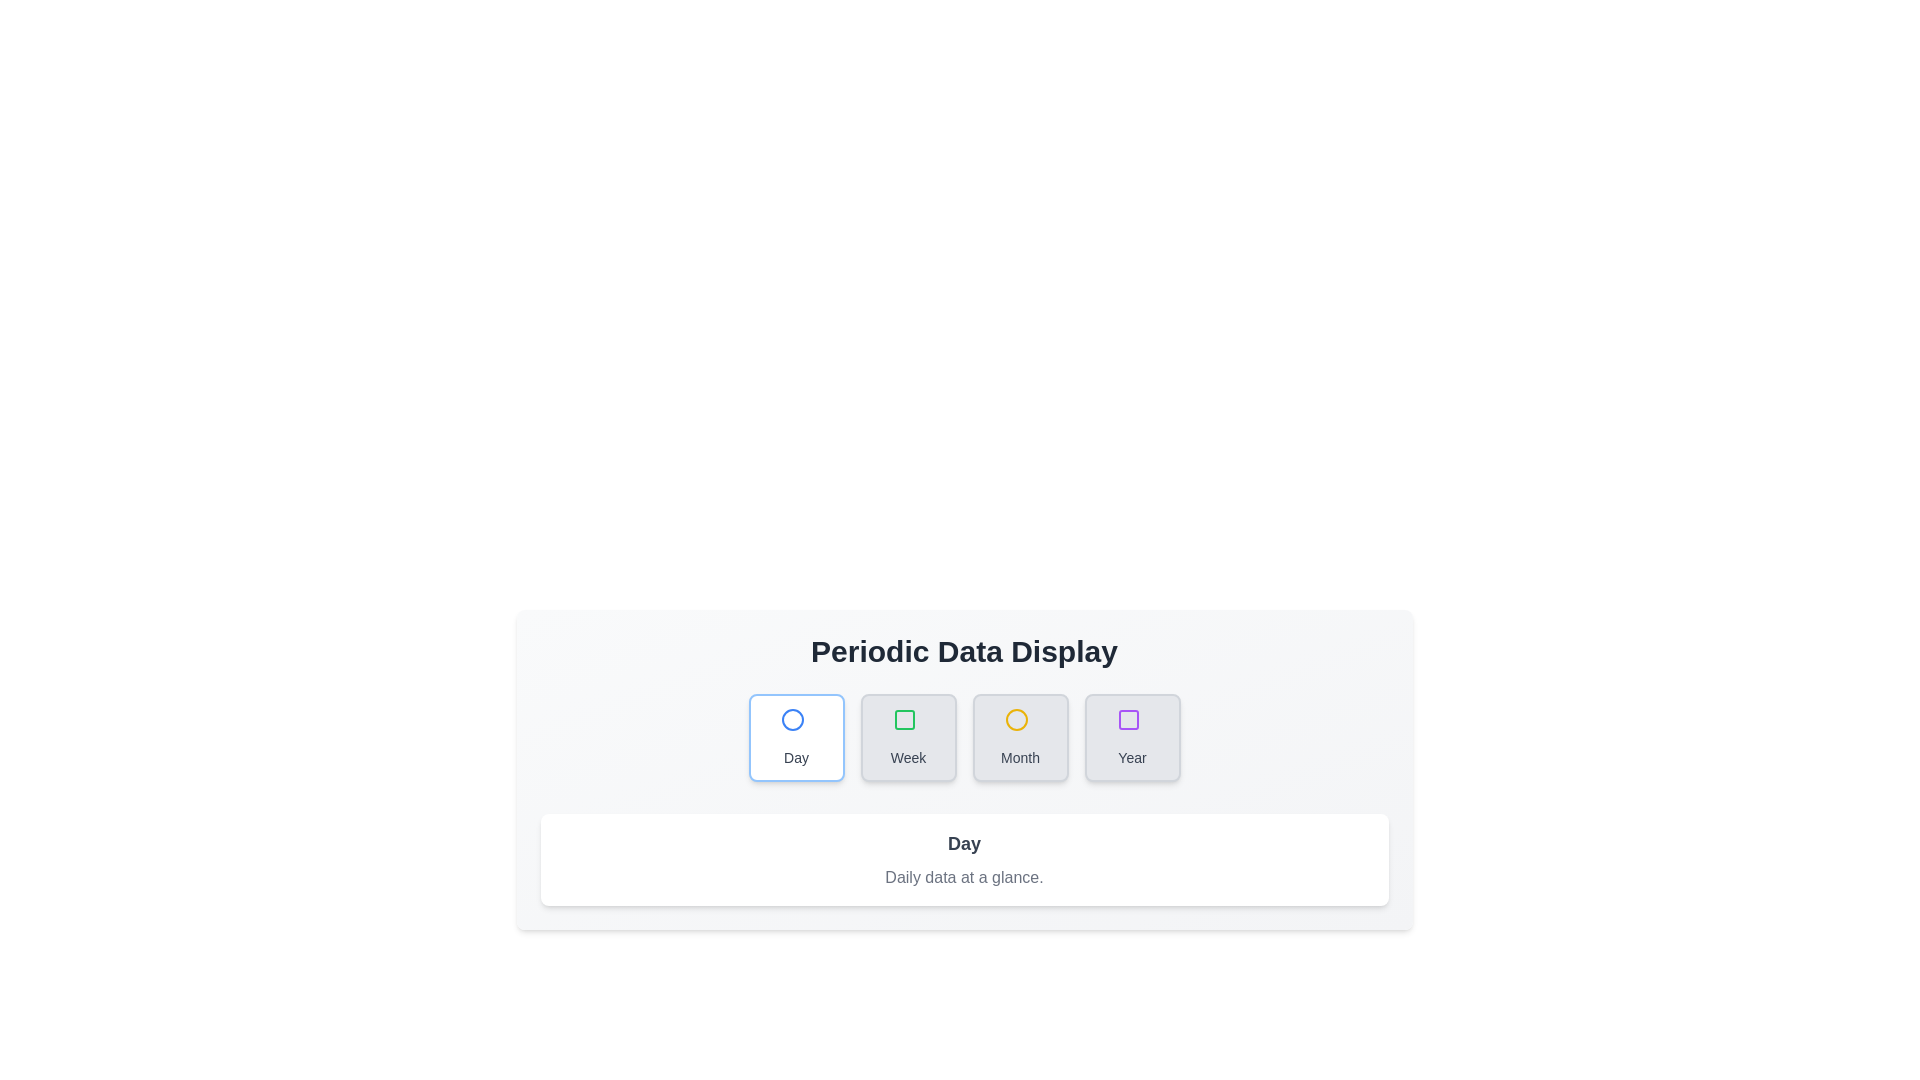 The image size is (1920, 1080). Describe the element at coordinates (907, 737) in the screenshot. I see `the 'Week' button, which is a muted gray button with a green outlined square icon above the text, to observe any visual changes` at that location.